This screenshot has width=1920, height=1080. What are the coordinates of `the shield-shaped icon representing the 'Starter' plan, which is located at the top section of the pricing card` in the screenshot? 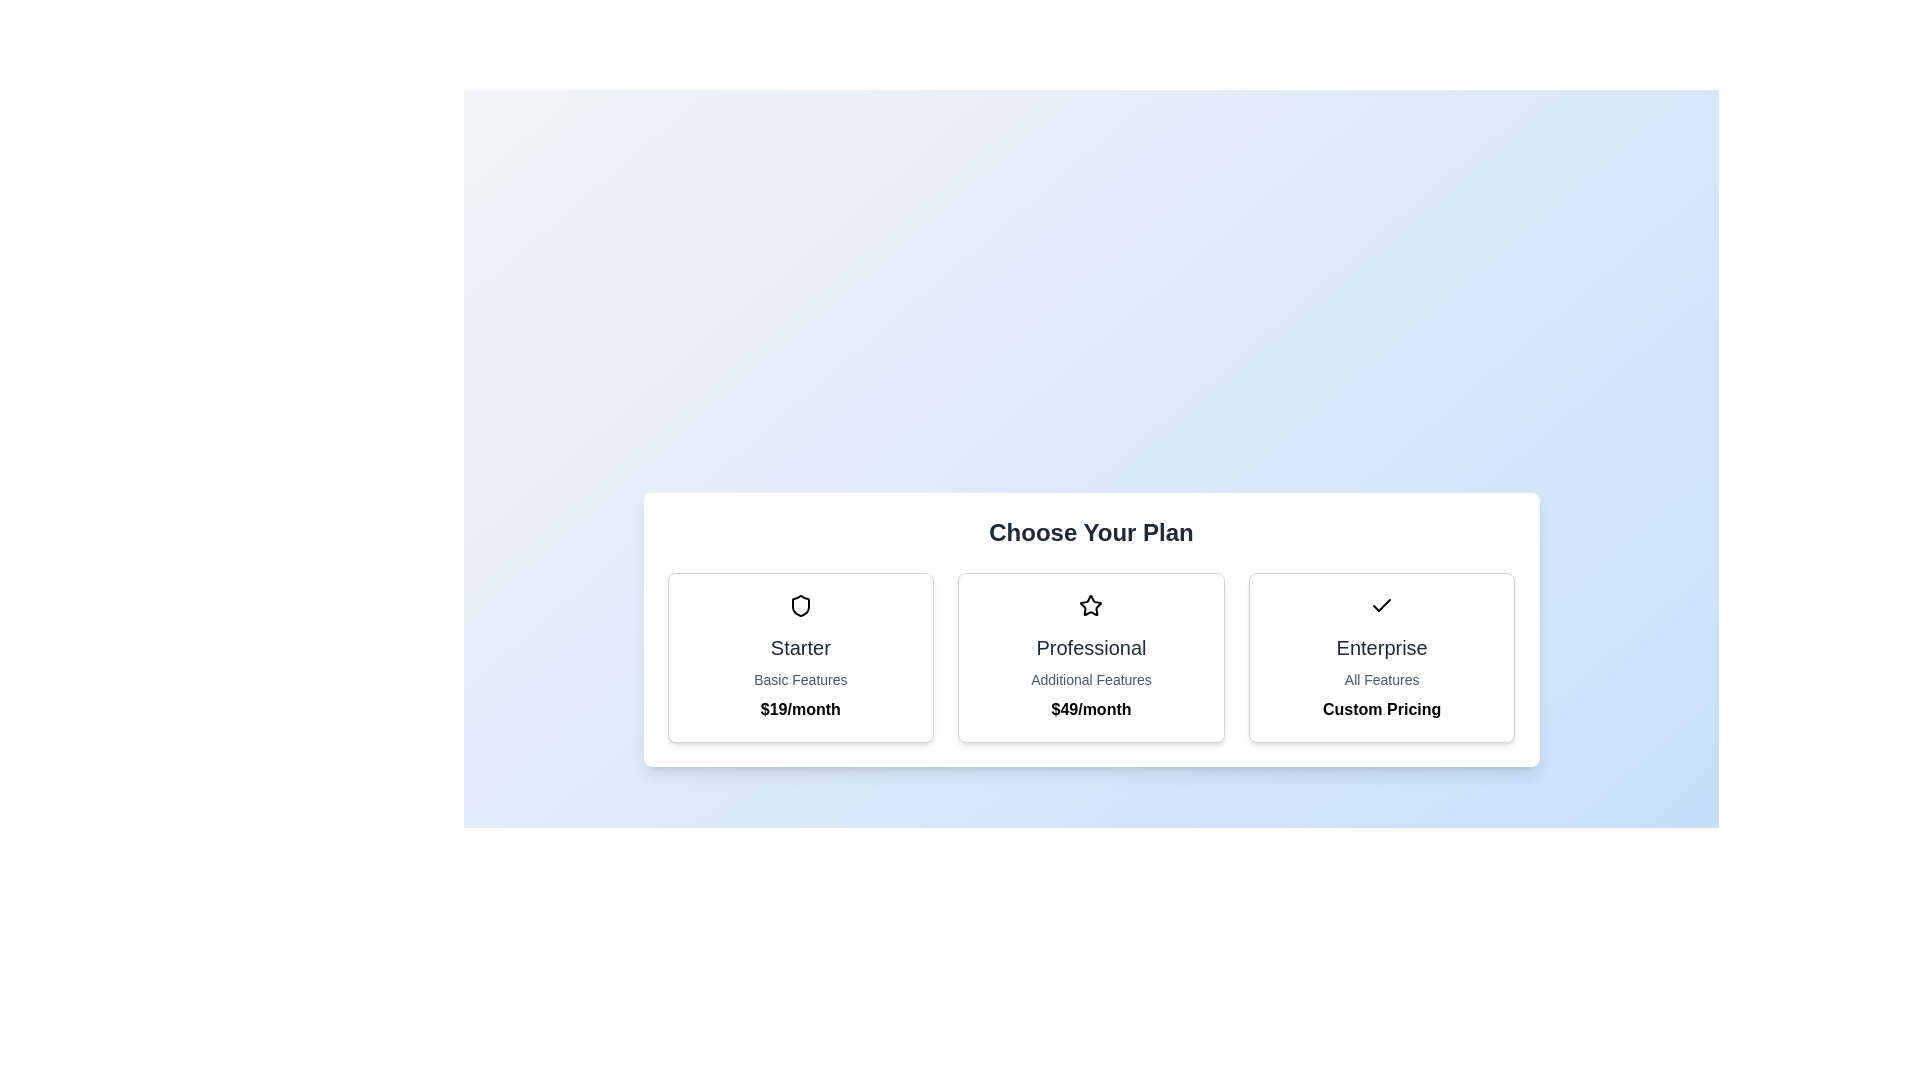 It's located at (800, 604).